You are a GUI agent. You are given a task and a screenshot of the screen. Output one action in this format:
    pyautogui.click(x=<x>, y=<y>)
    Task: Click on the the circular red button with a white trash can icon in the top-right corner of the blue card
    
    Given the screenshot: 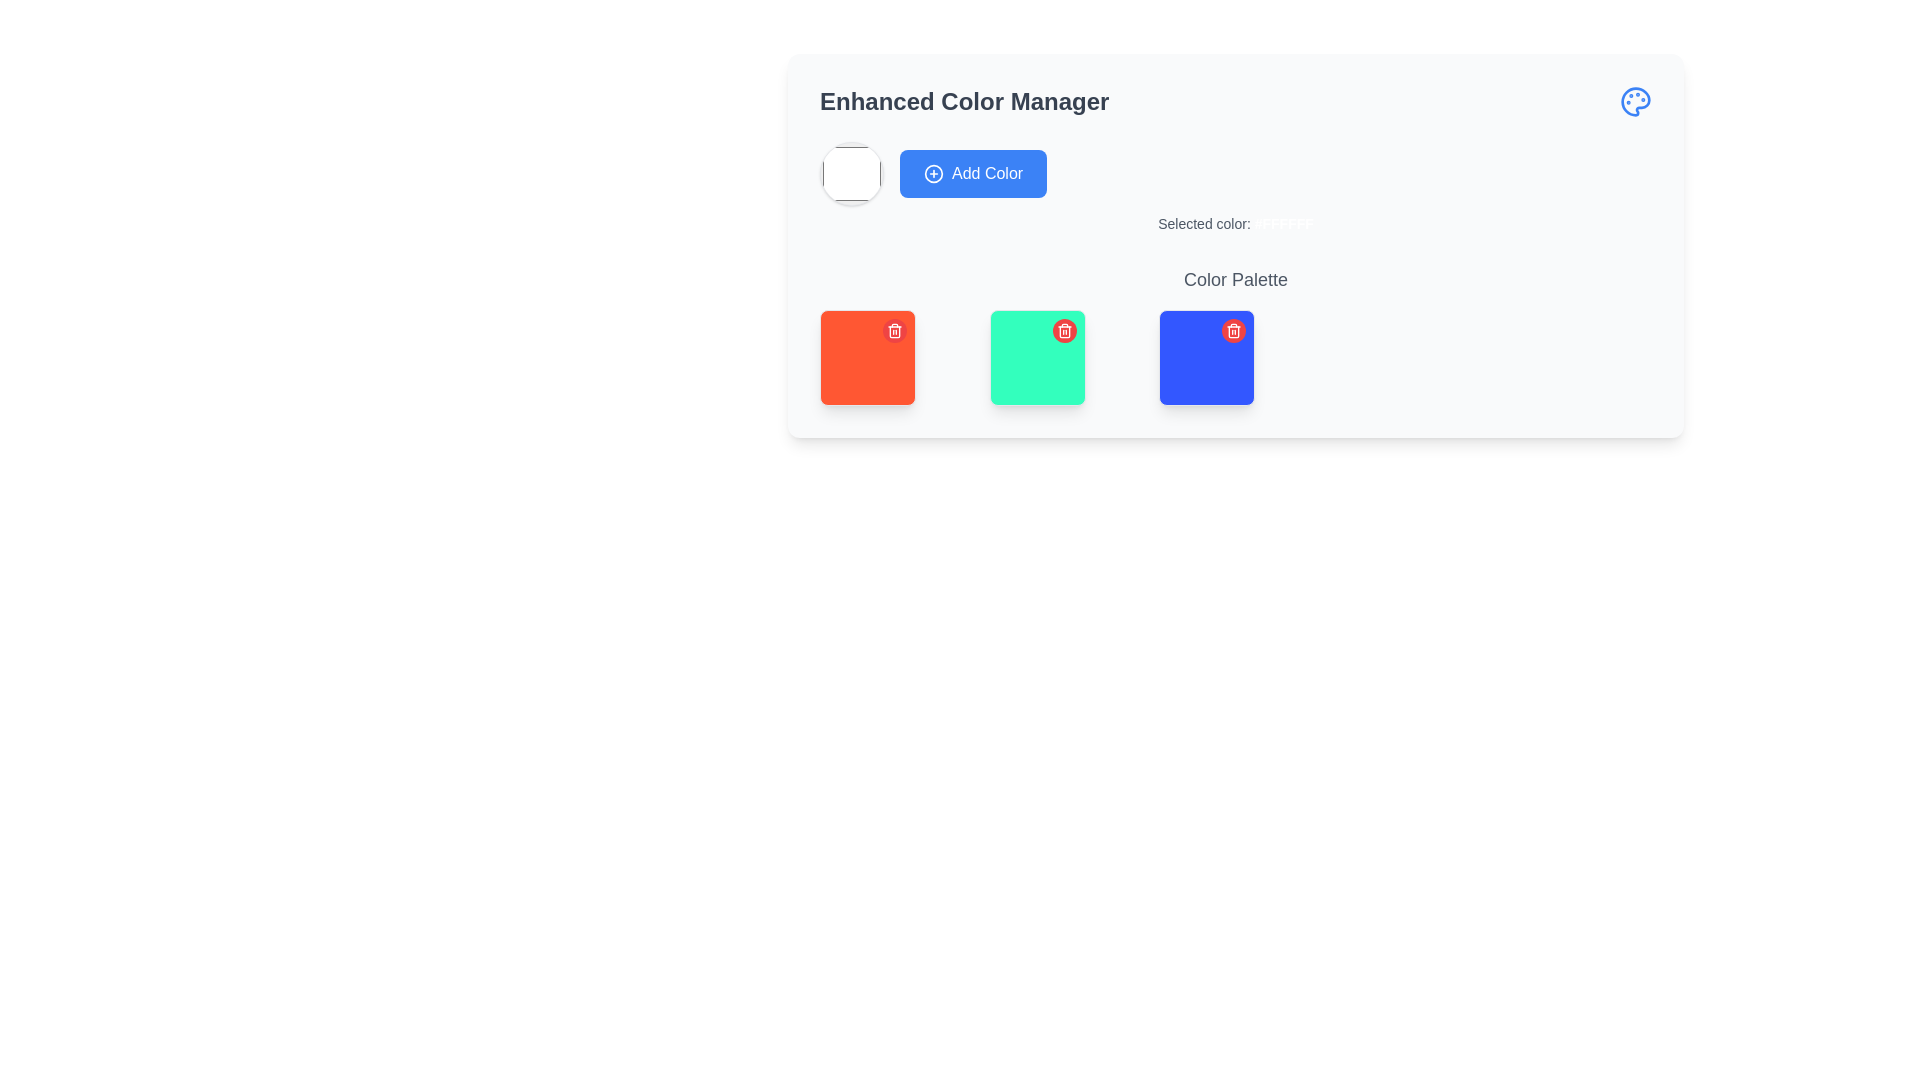 What is the action you would take?
    pyautogui.click(x=1233, y=330)
    